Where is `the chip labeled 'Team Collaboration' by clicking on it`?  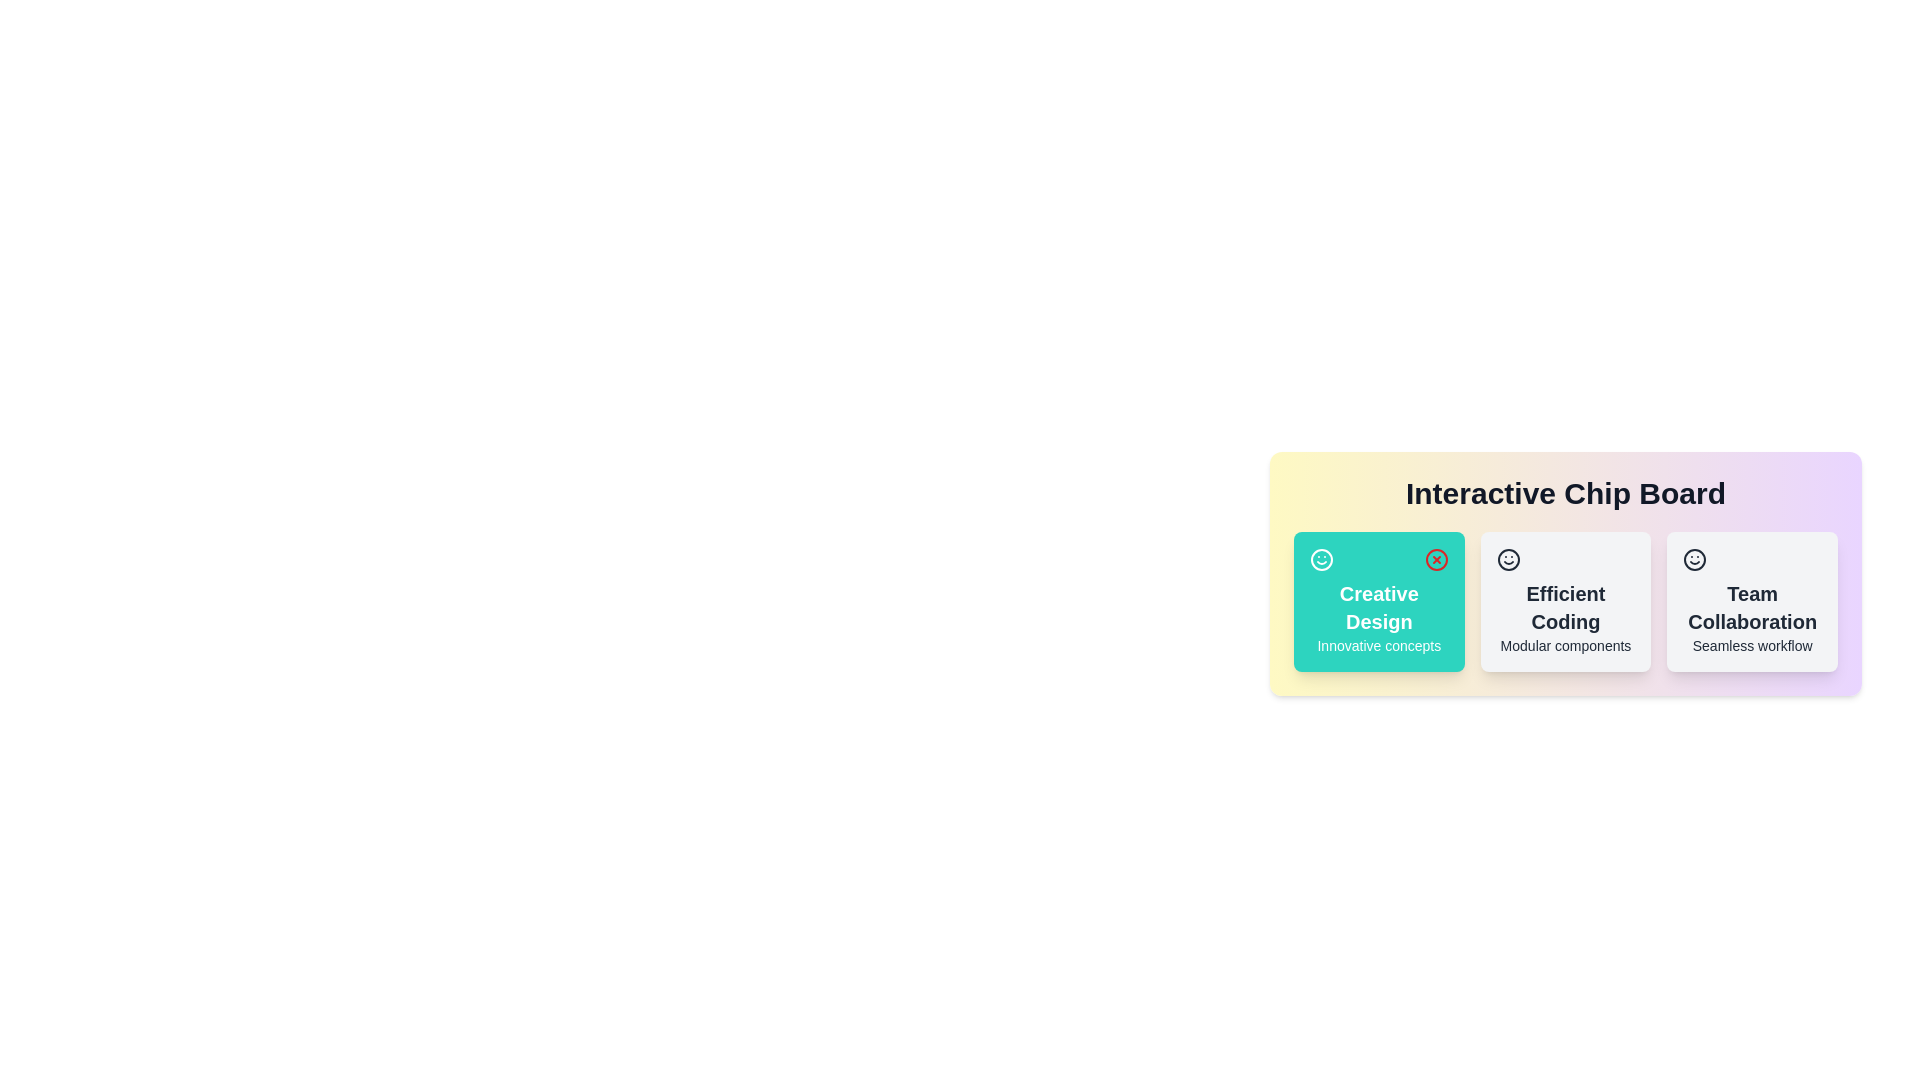 the chip labeled 'Team Collaboration' by clicking on it is located at coordinates (1751, 600).